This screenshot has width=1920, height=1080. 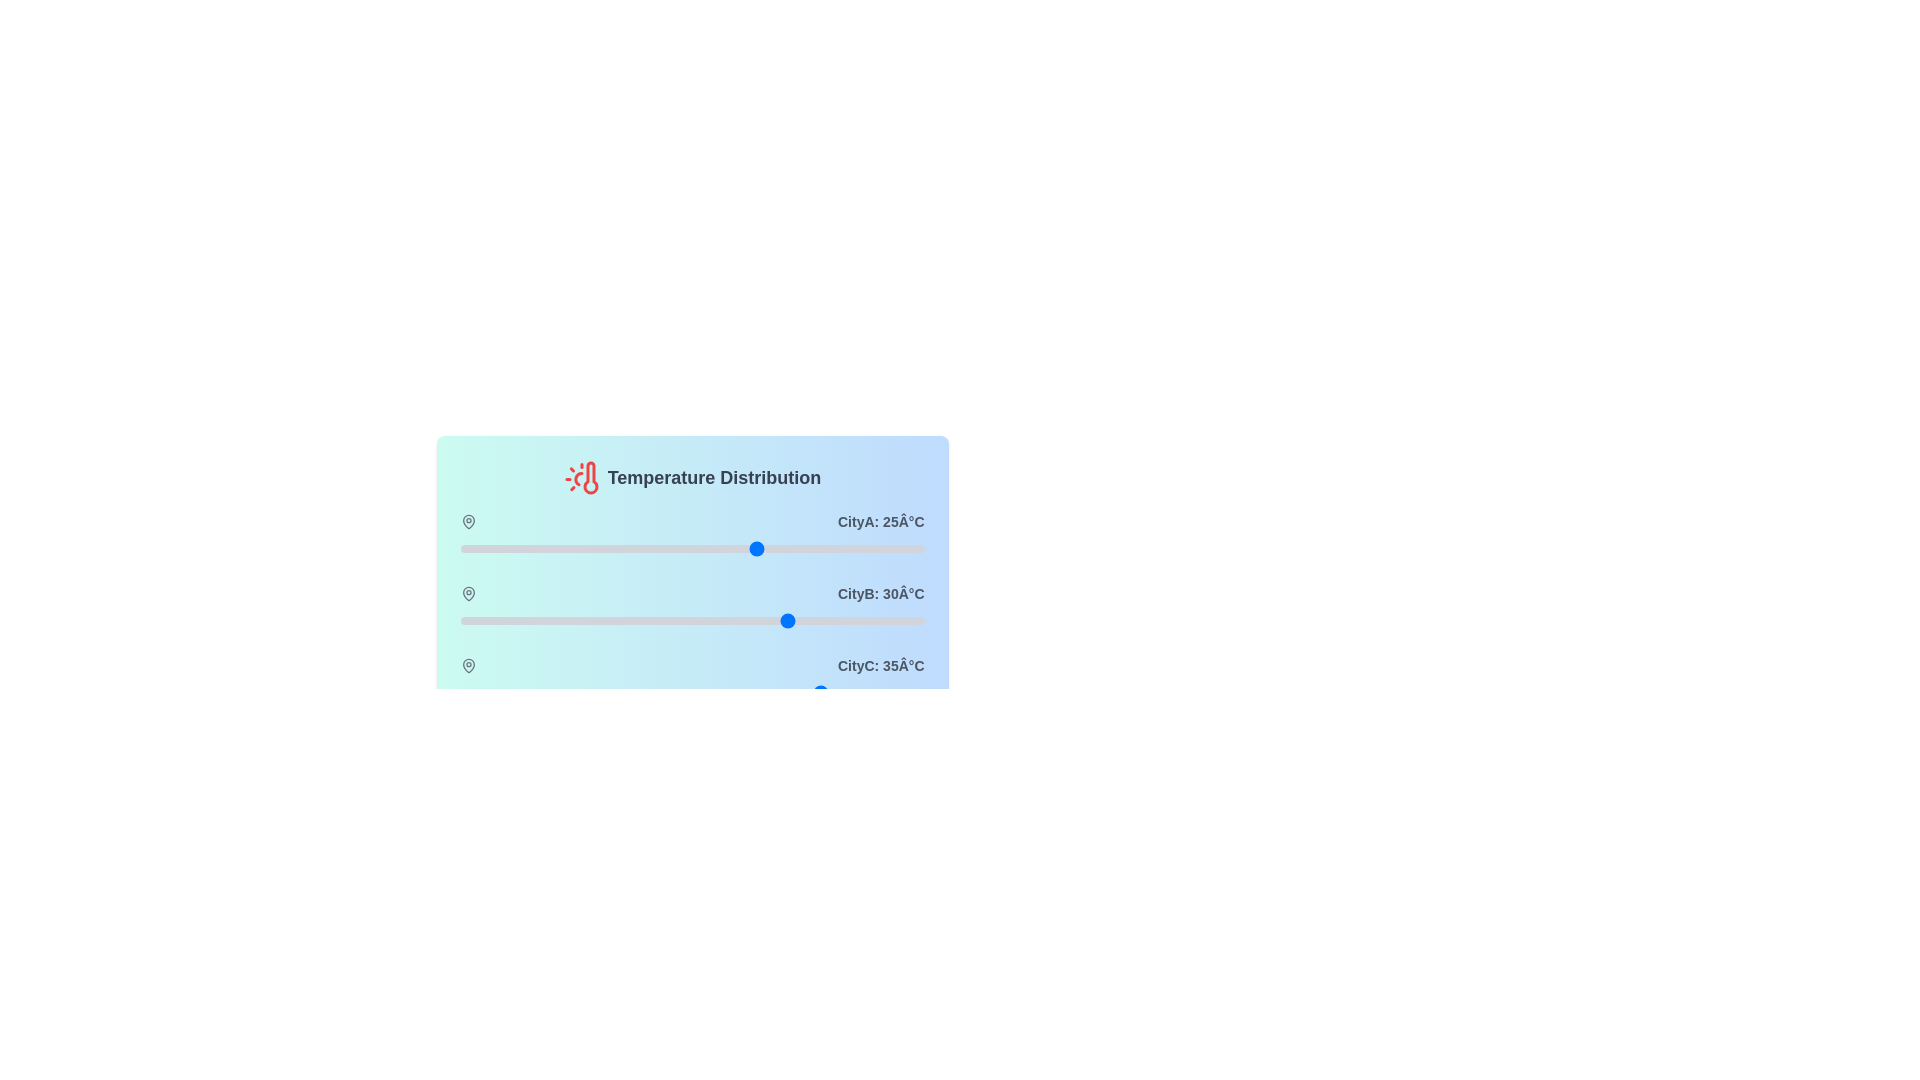 What do you see at coordinates (467, 520) in the screenshot?
I see `the map pin icon for CityA` at bounding box center [467, 520].